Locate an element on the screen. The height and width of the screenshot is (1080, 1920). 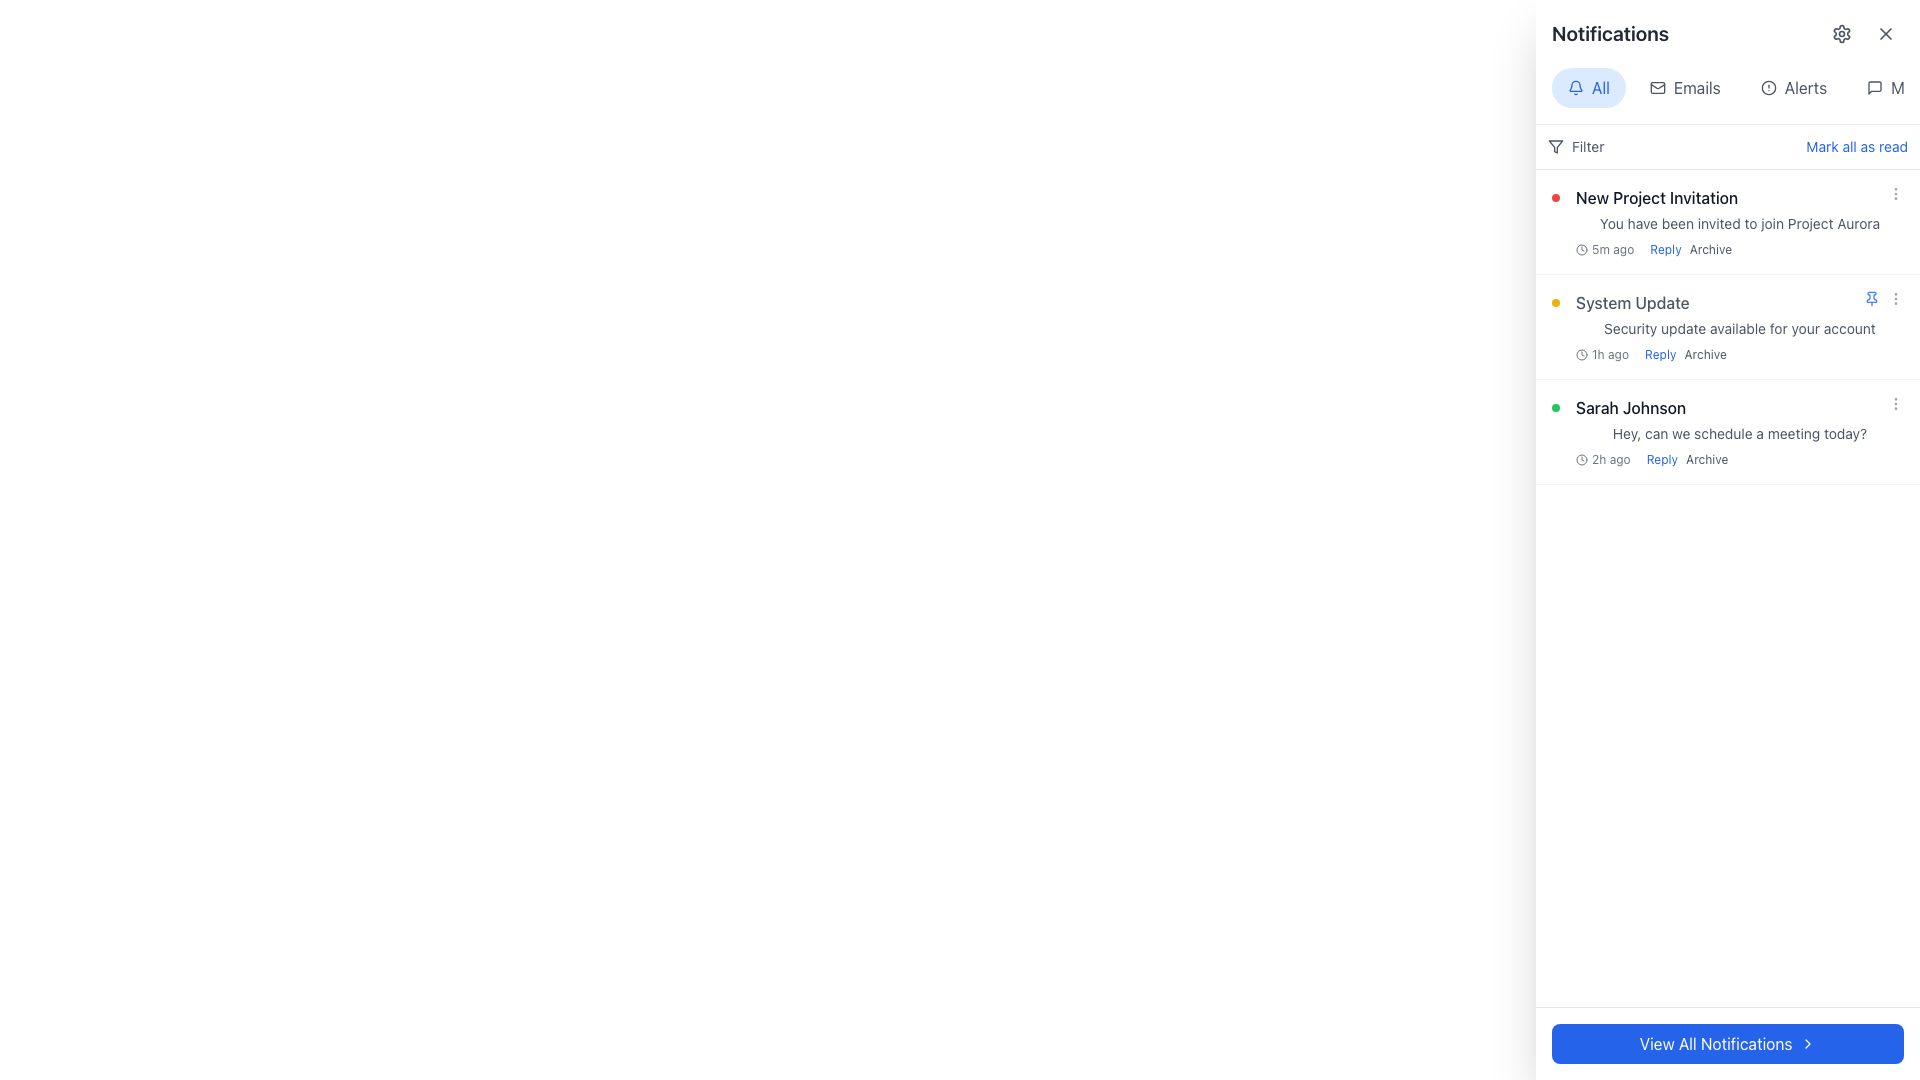
text content 'Security update available for your account' located under the heading 'System Update' in the notifications list is located at coordinates (1738, 327).